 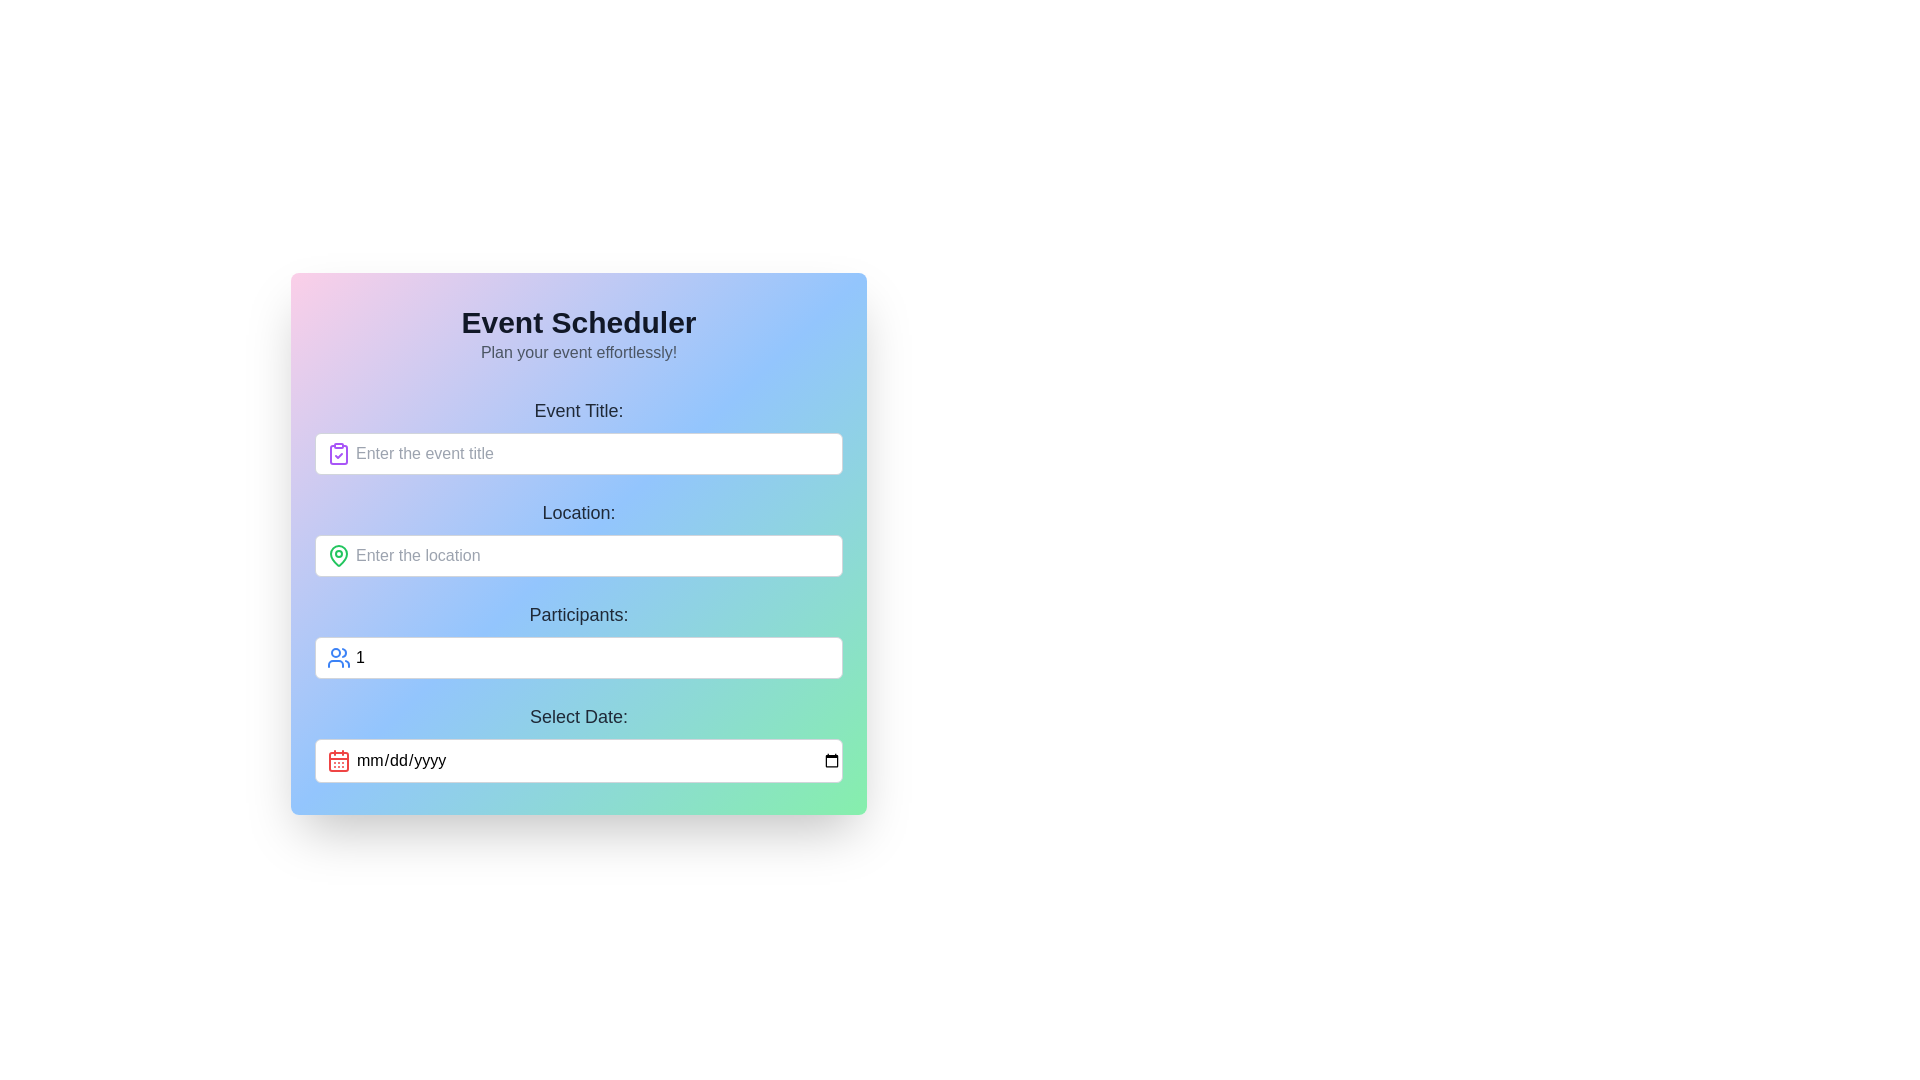 I want to click on the labeled input field for date selection, which includes the label 'Select Date:', an input field with a placeholder 'mm/dd/yyyy', and a calendar icon to the left, so click(x=578, y=743).